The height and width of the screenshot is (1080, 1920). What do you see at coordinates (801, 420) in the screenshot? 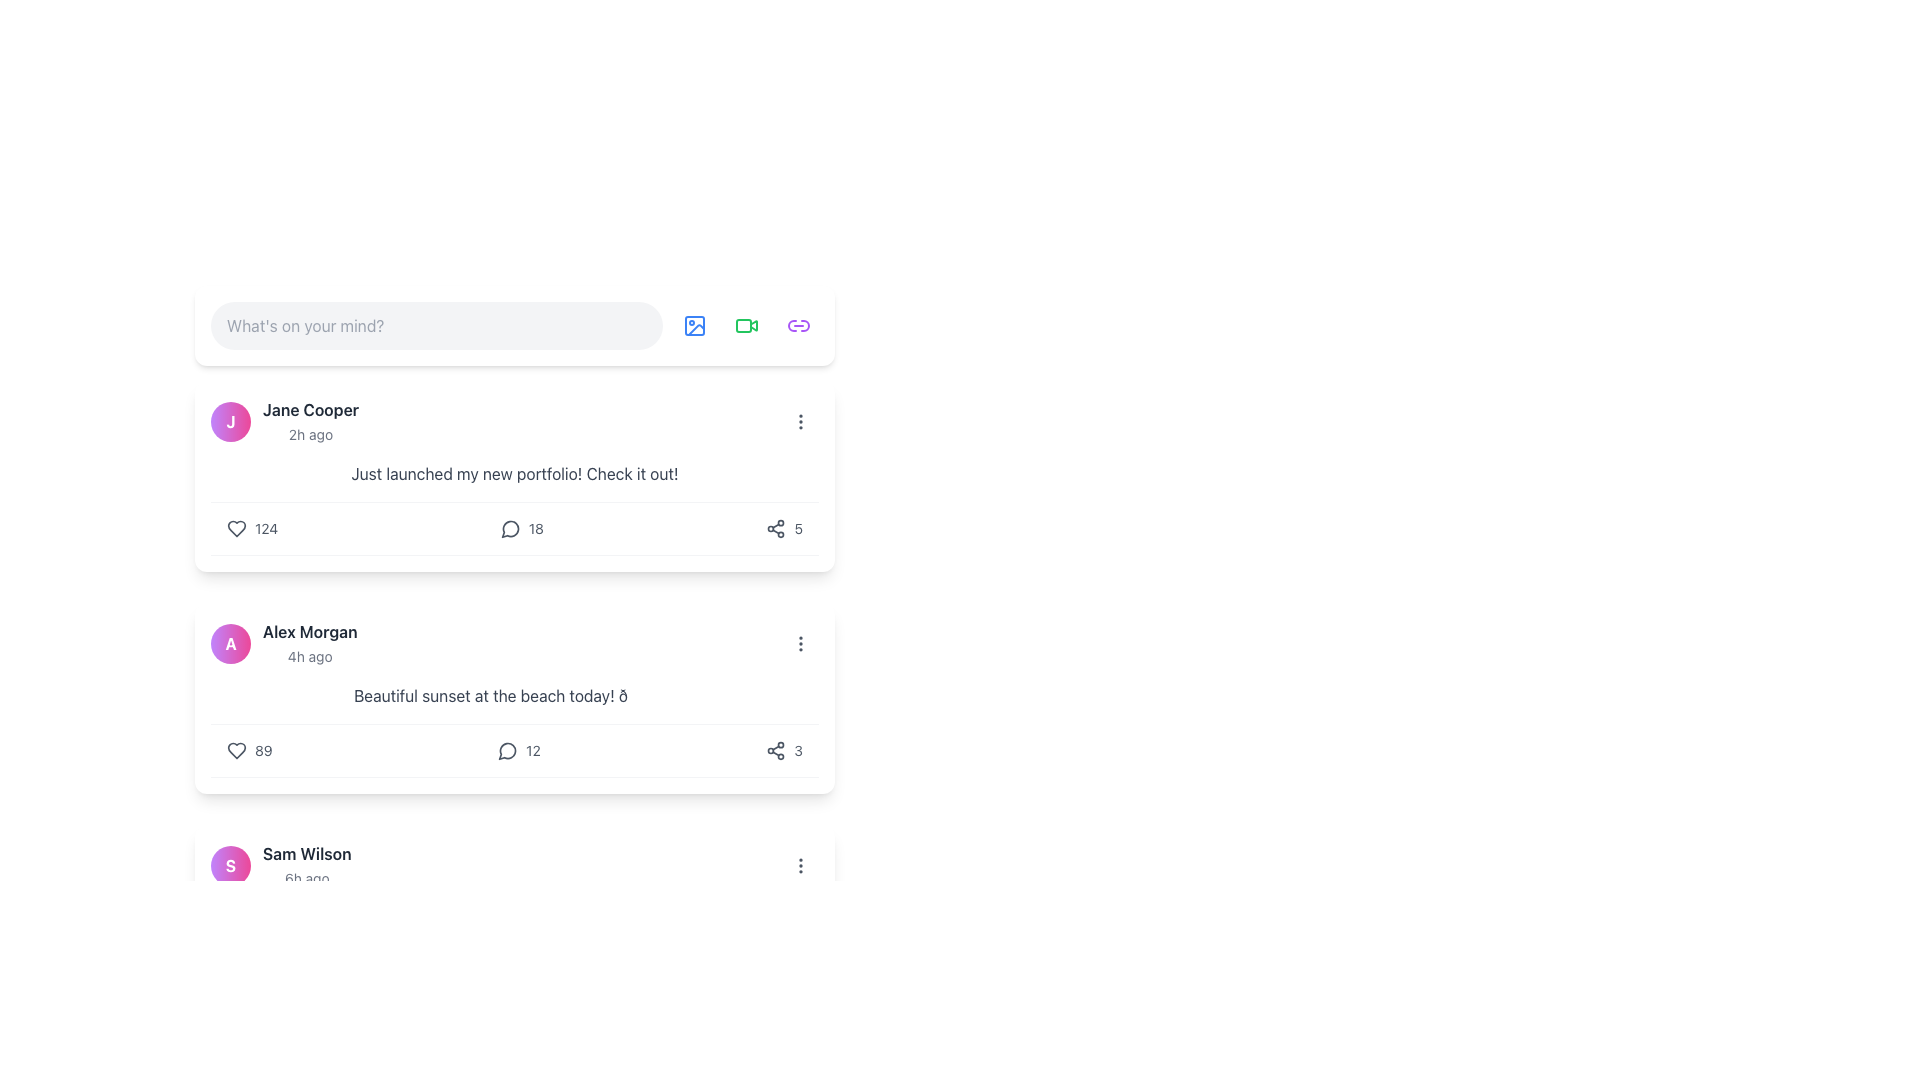
I see `the options button located in the top-right corner of the user card displaying 'Jane Cooper'` at bounding box center [801, 420].